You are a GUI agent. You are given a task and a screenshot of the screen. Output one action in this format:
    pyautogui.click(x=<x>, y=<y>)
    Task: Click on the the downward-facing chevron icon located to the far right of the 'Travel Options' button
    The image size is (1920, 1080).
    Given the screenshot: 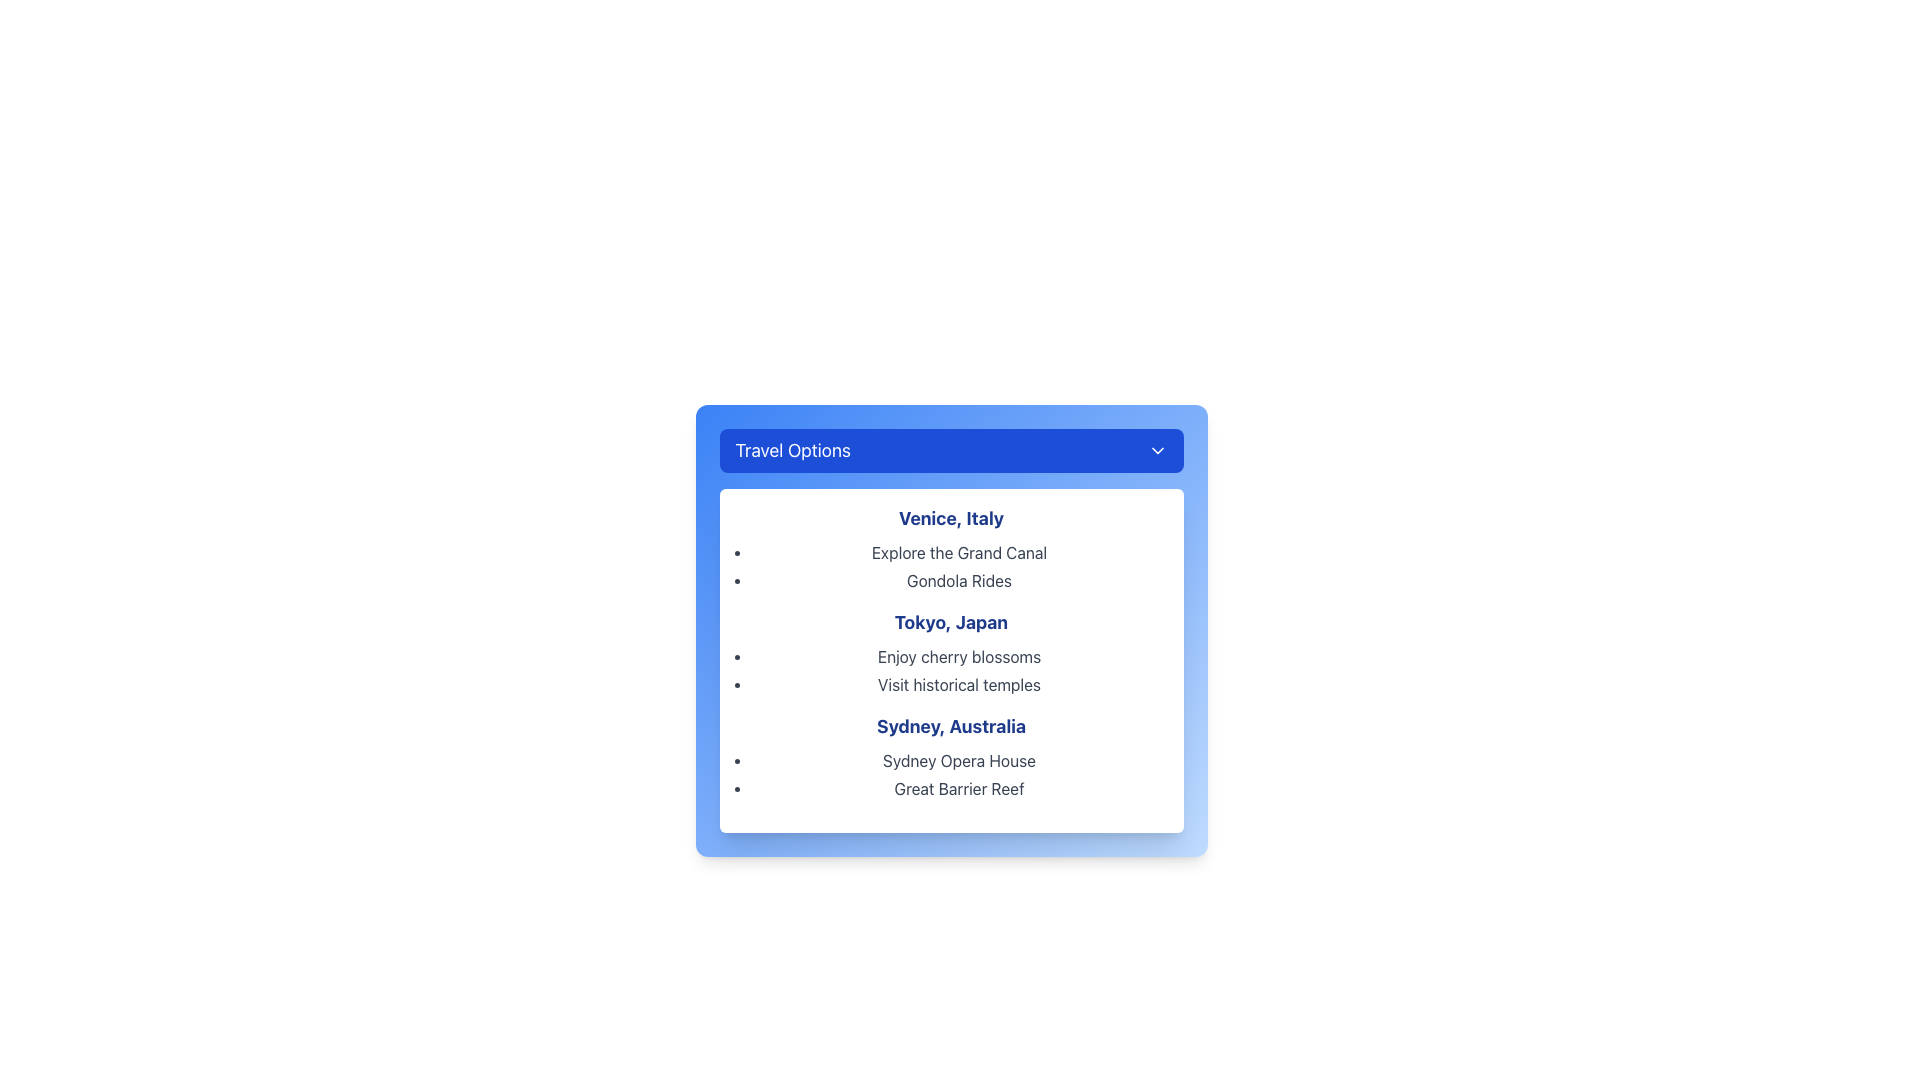 What is the action you would take?
    pyautogui.click(x=1157, y=451)
    